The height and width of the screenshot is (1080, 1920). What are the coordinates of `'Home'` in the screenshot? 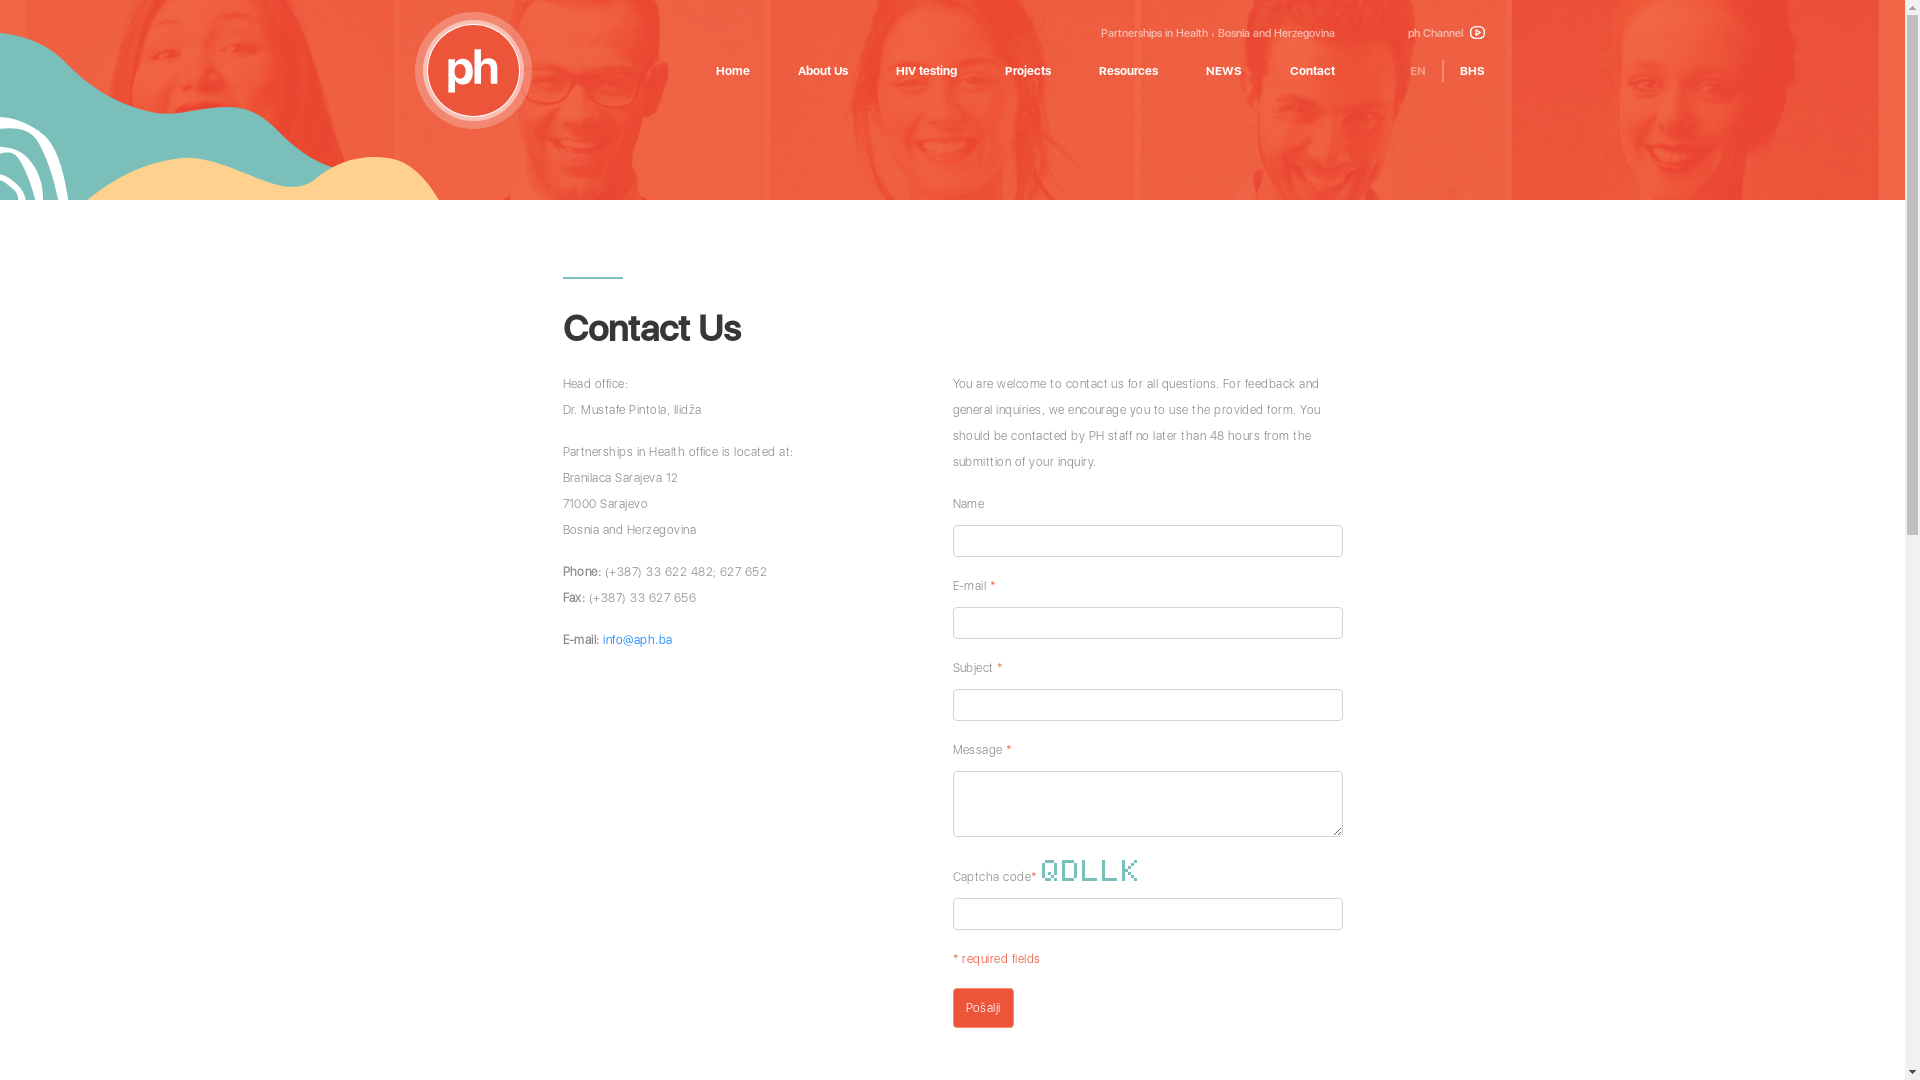 It's located at (715, 69).